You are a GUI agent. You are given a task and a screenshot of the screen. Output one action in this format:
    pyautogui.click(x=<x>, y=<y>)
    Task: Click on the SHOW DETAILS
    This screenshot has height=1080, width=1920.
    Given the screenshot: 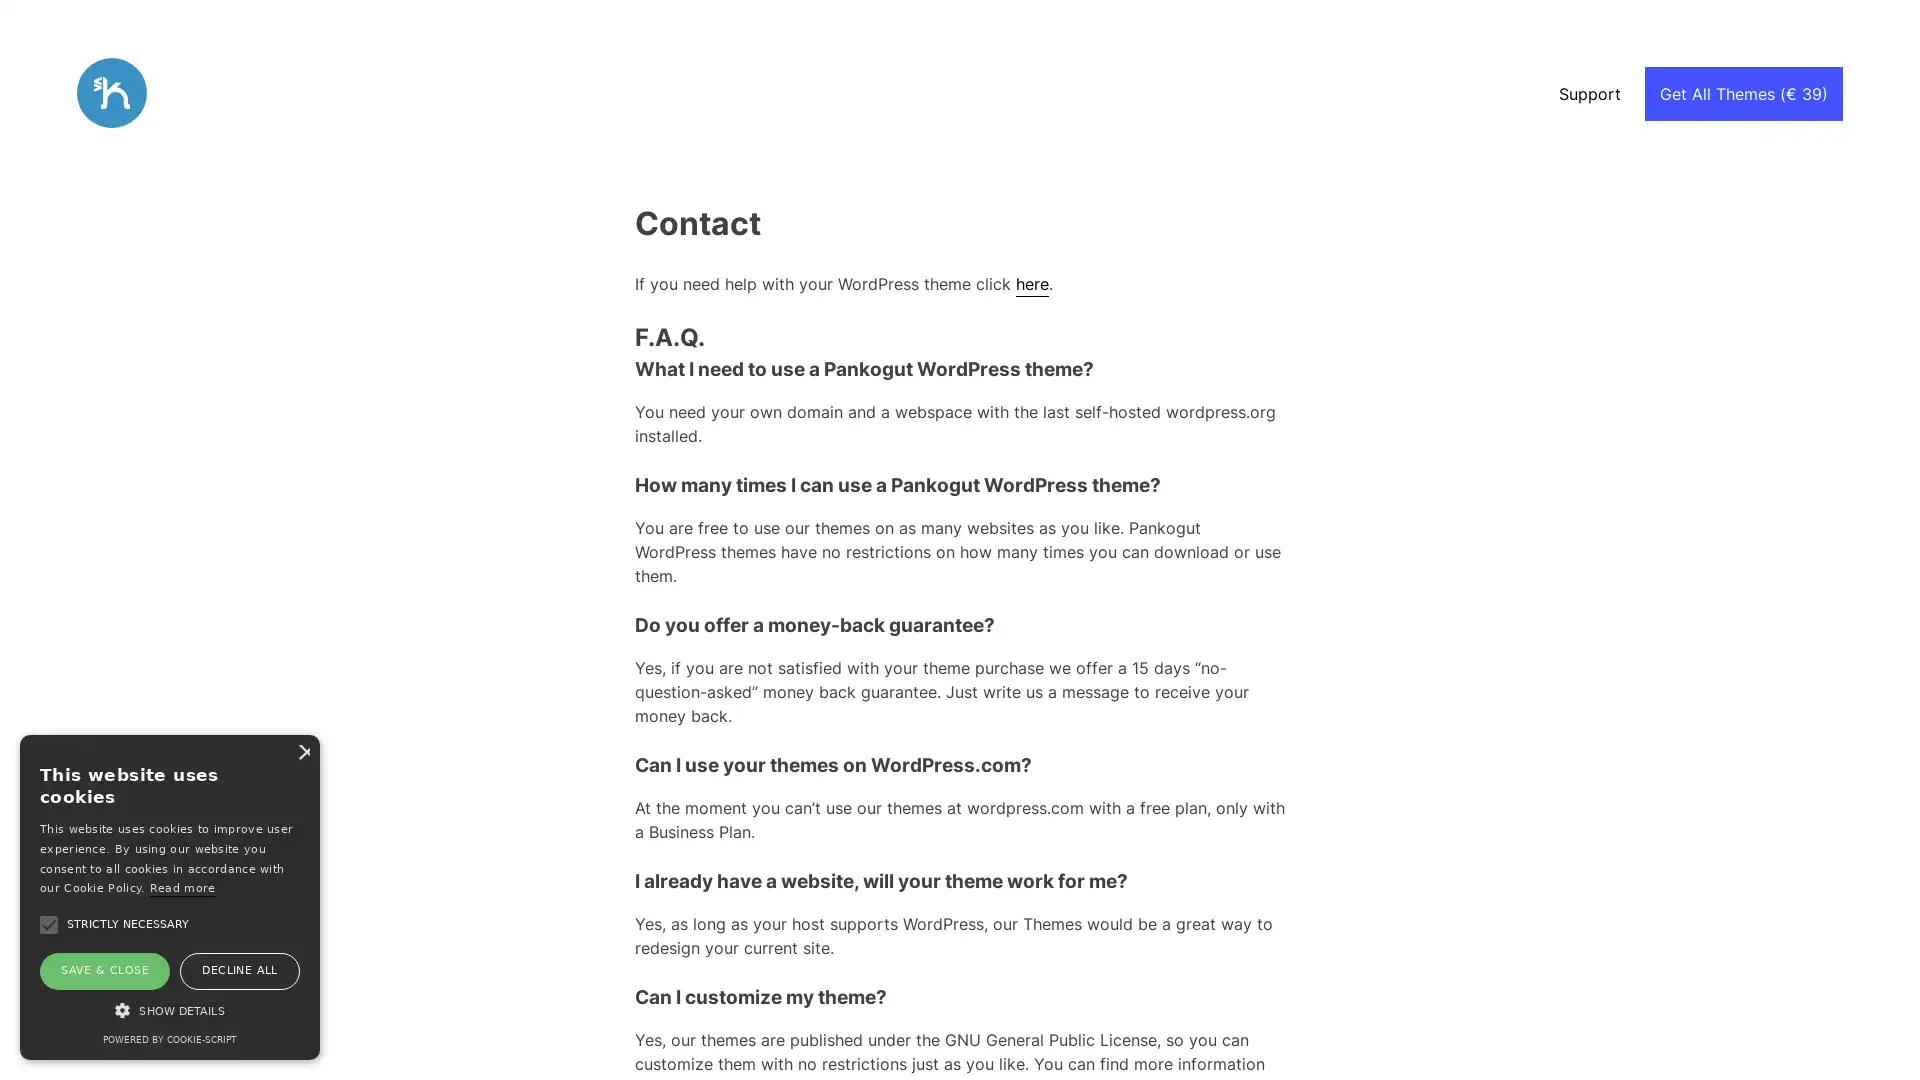 What is the action you would take?
    pyautogui.click(x=169, y=1009)
    